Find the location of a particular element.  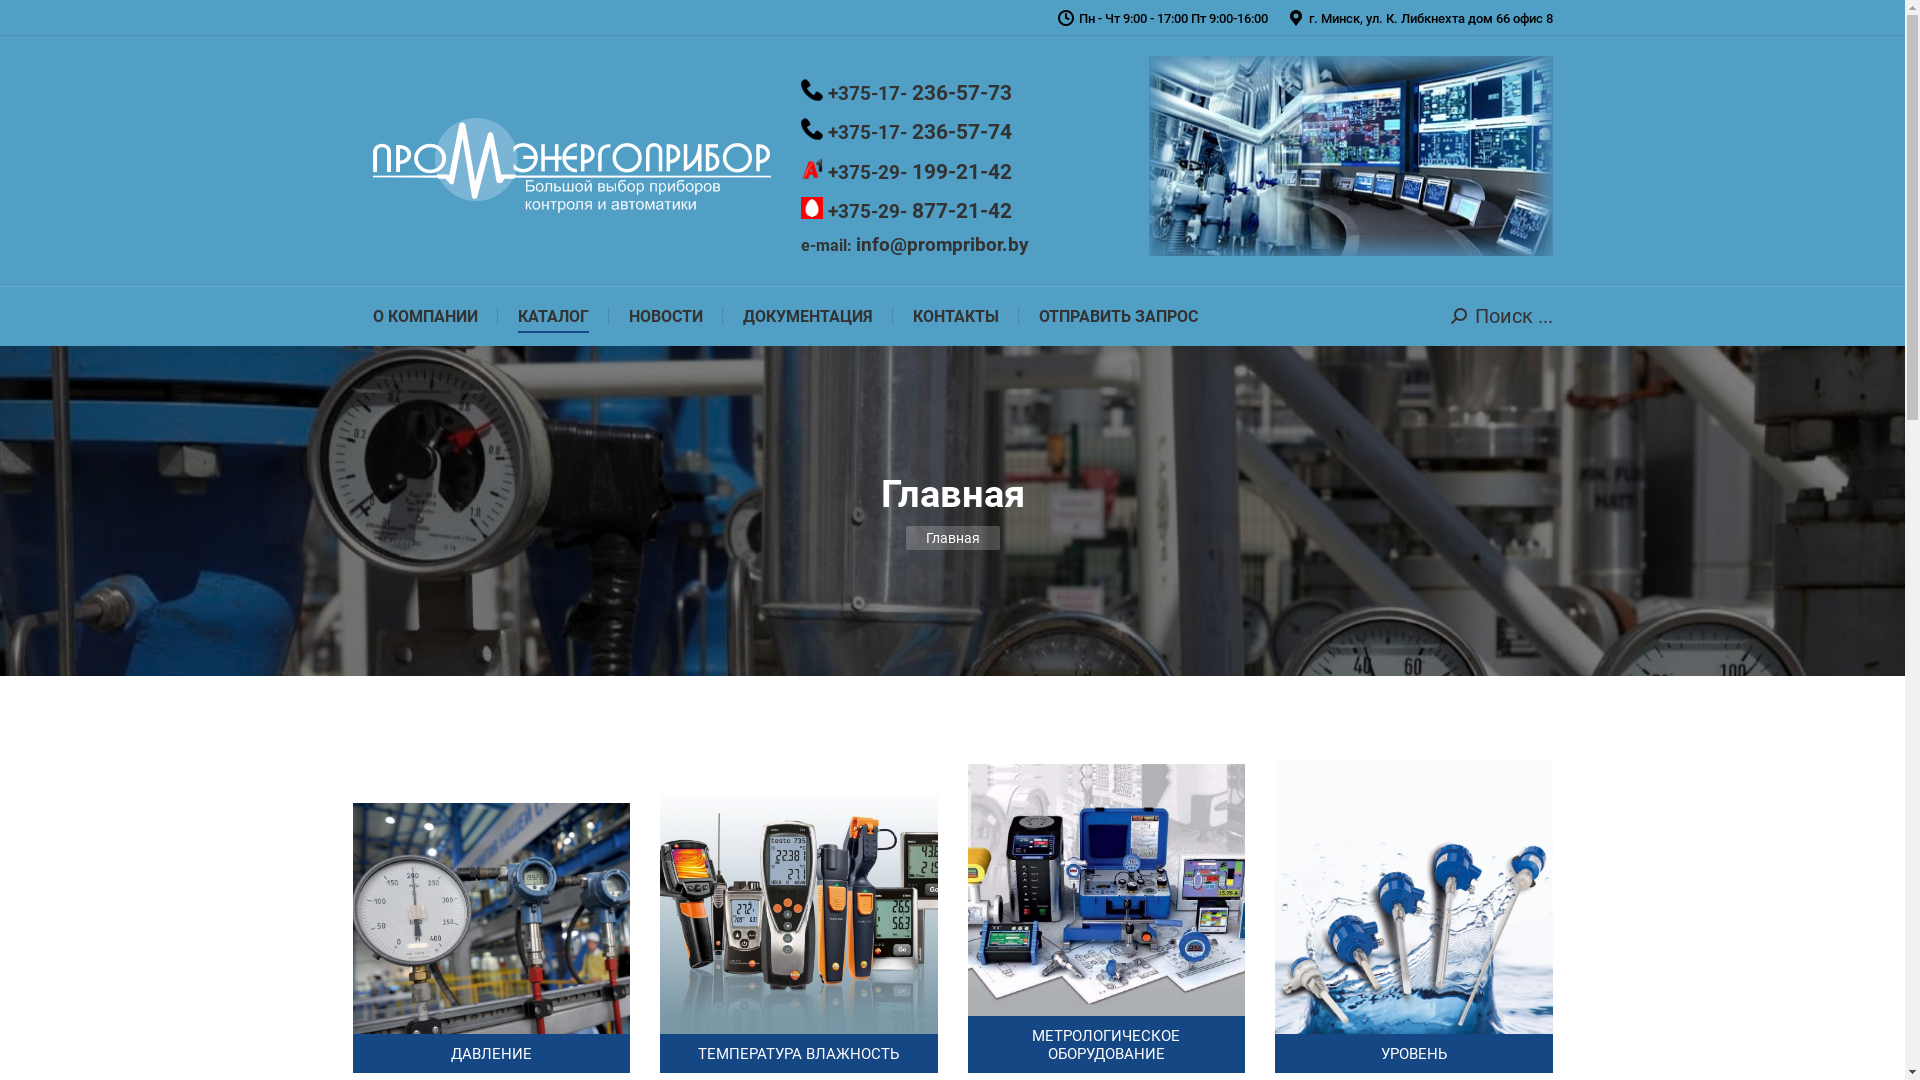

'+375-17- 236-57-74' is located at coordinates (904, 133).